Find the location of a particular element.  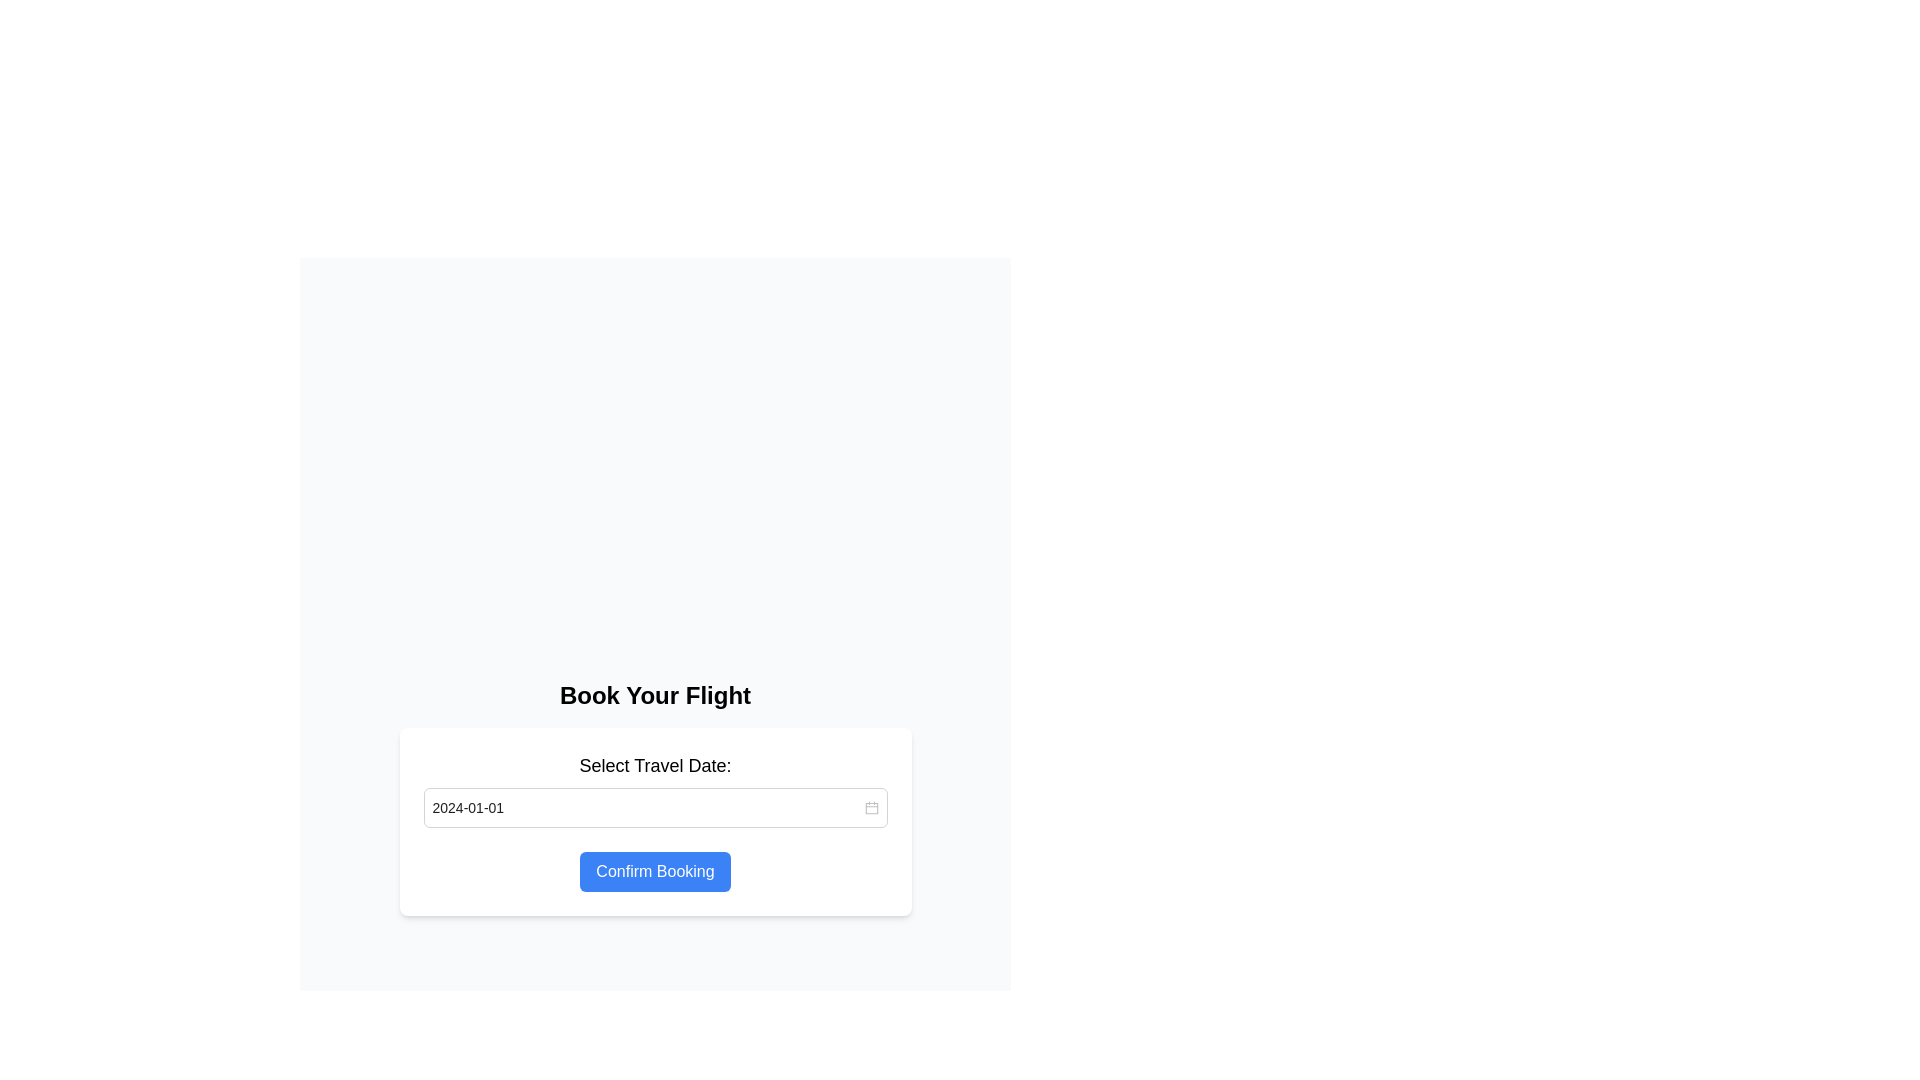

the confirm button located below the 'Select Travel Date' input field in the card section to confirm the booking is located at coordinates (655, 870).